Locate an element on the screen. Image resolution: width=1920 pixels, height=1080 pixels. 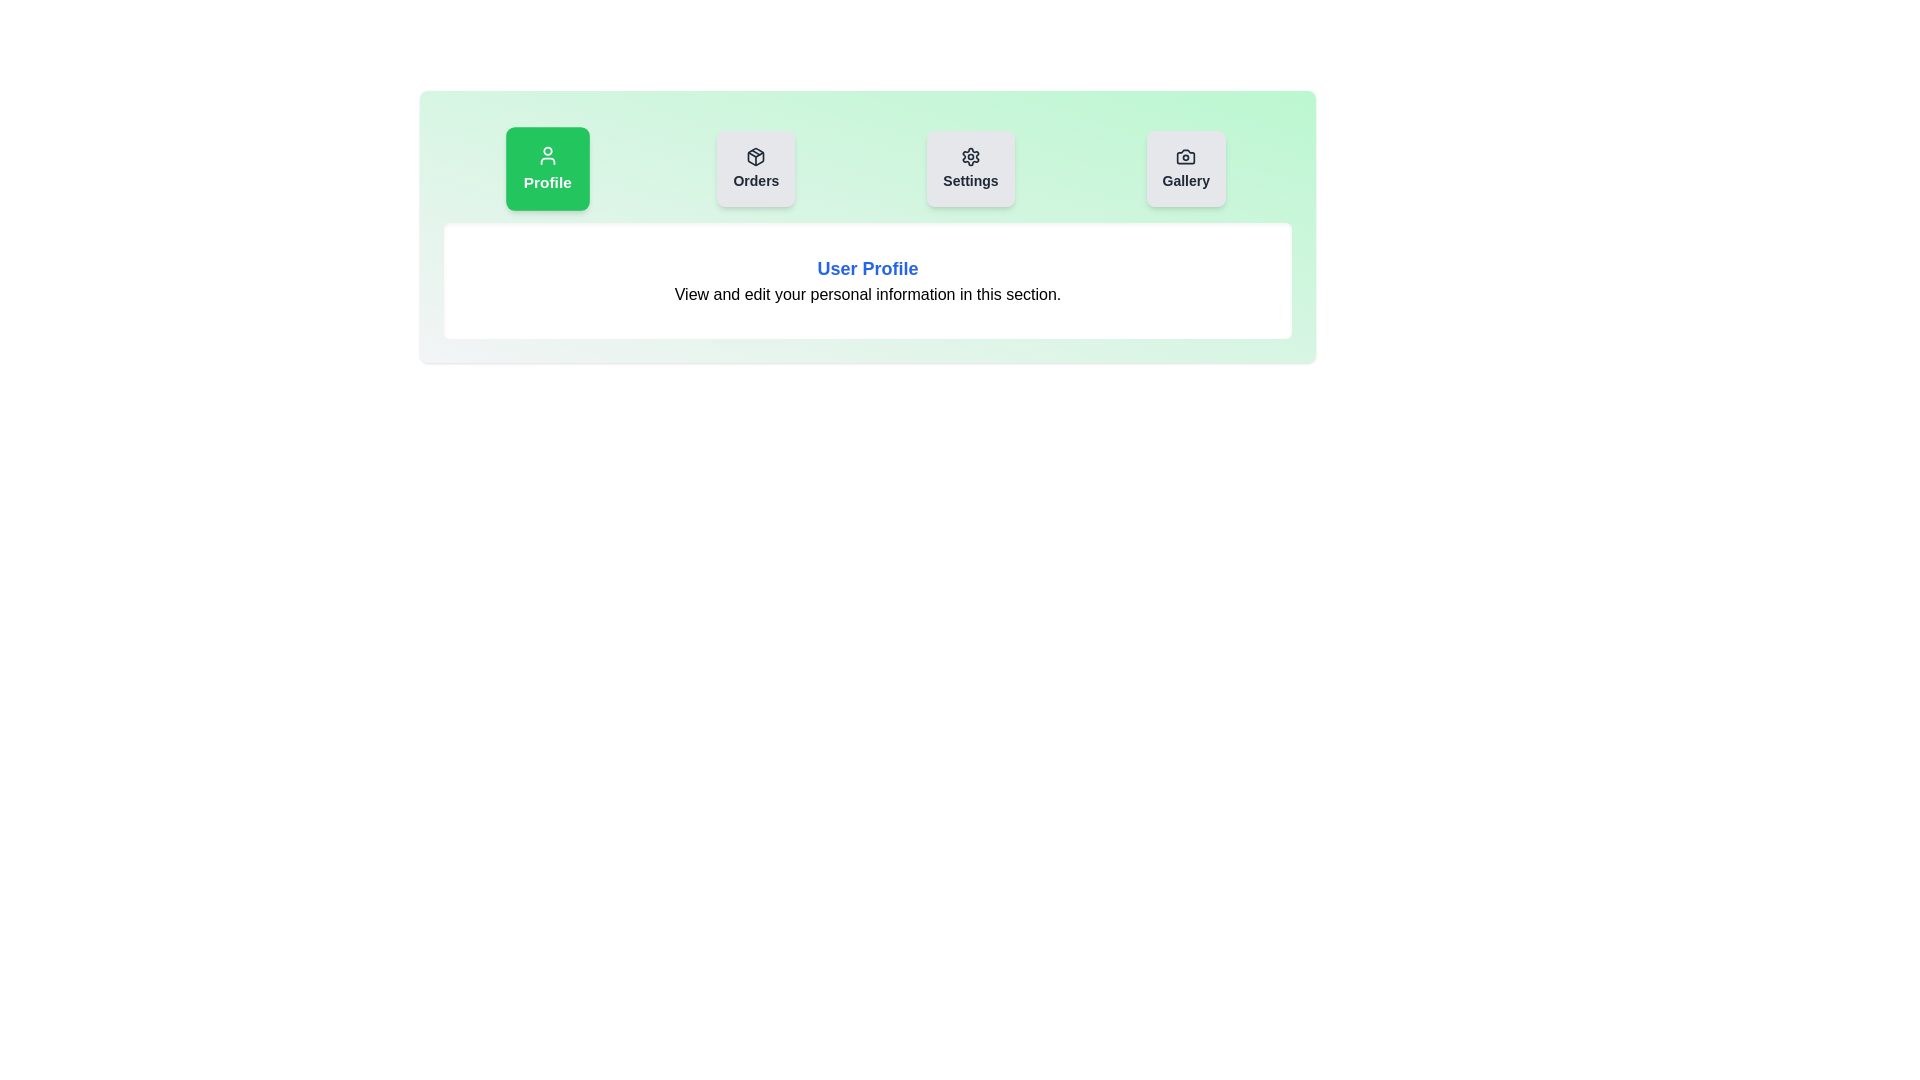
the tab labeled Gallery is located at coordinates (1186, 168).